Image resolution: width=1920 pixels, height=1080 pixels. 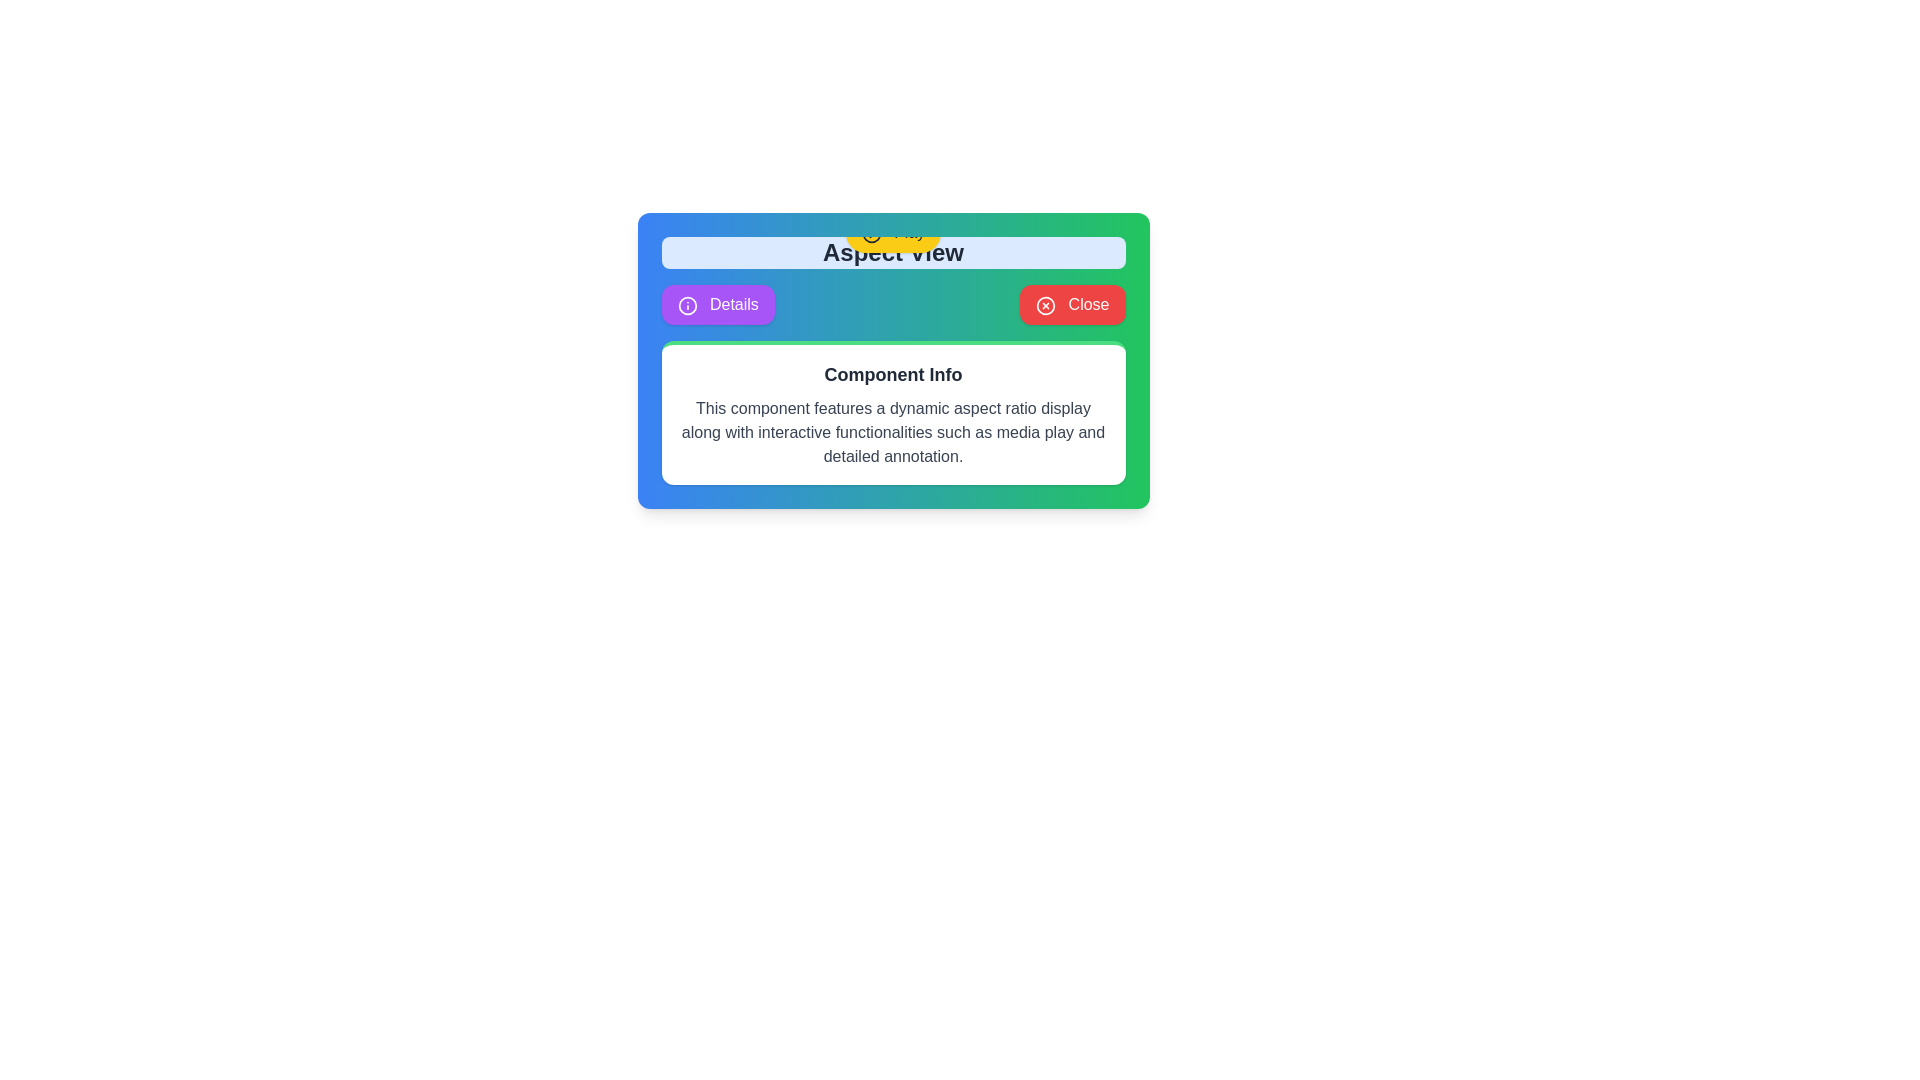 I want to click on the 'Play' action icon, which is located inside the 'Play' button and is centered to the left of the text label 'Play', so click(x=871, y=232).